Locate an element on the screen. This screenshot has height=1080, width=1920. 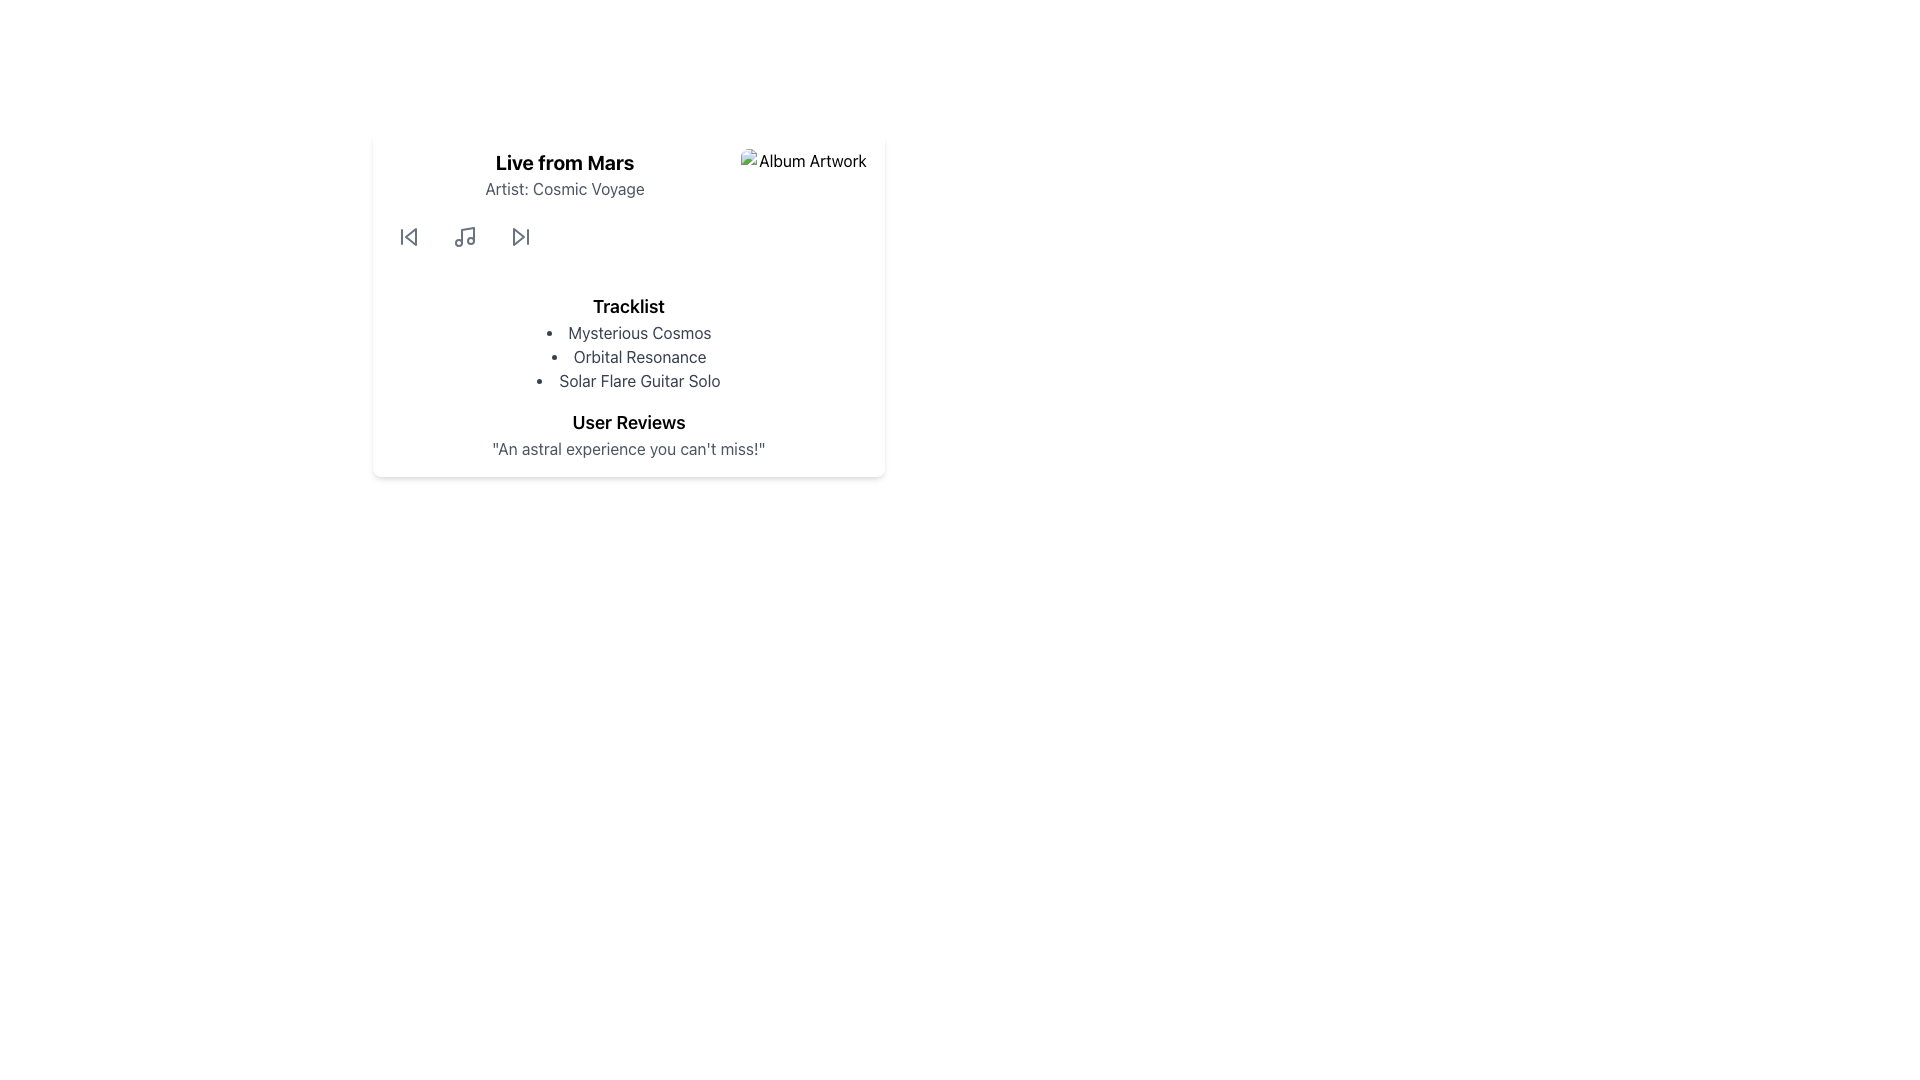
the fourth button in the row of controls to skip to the next item in the playlist is located at coordinates (521, 235).